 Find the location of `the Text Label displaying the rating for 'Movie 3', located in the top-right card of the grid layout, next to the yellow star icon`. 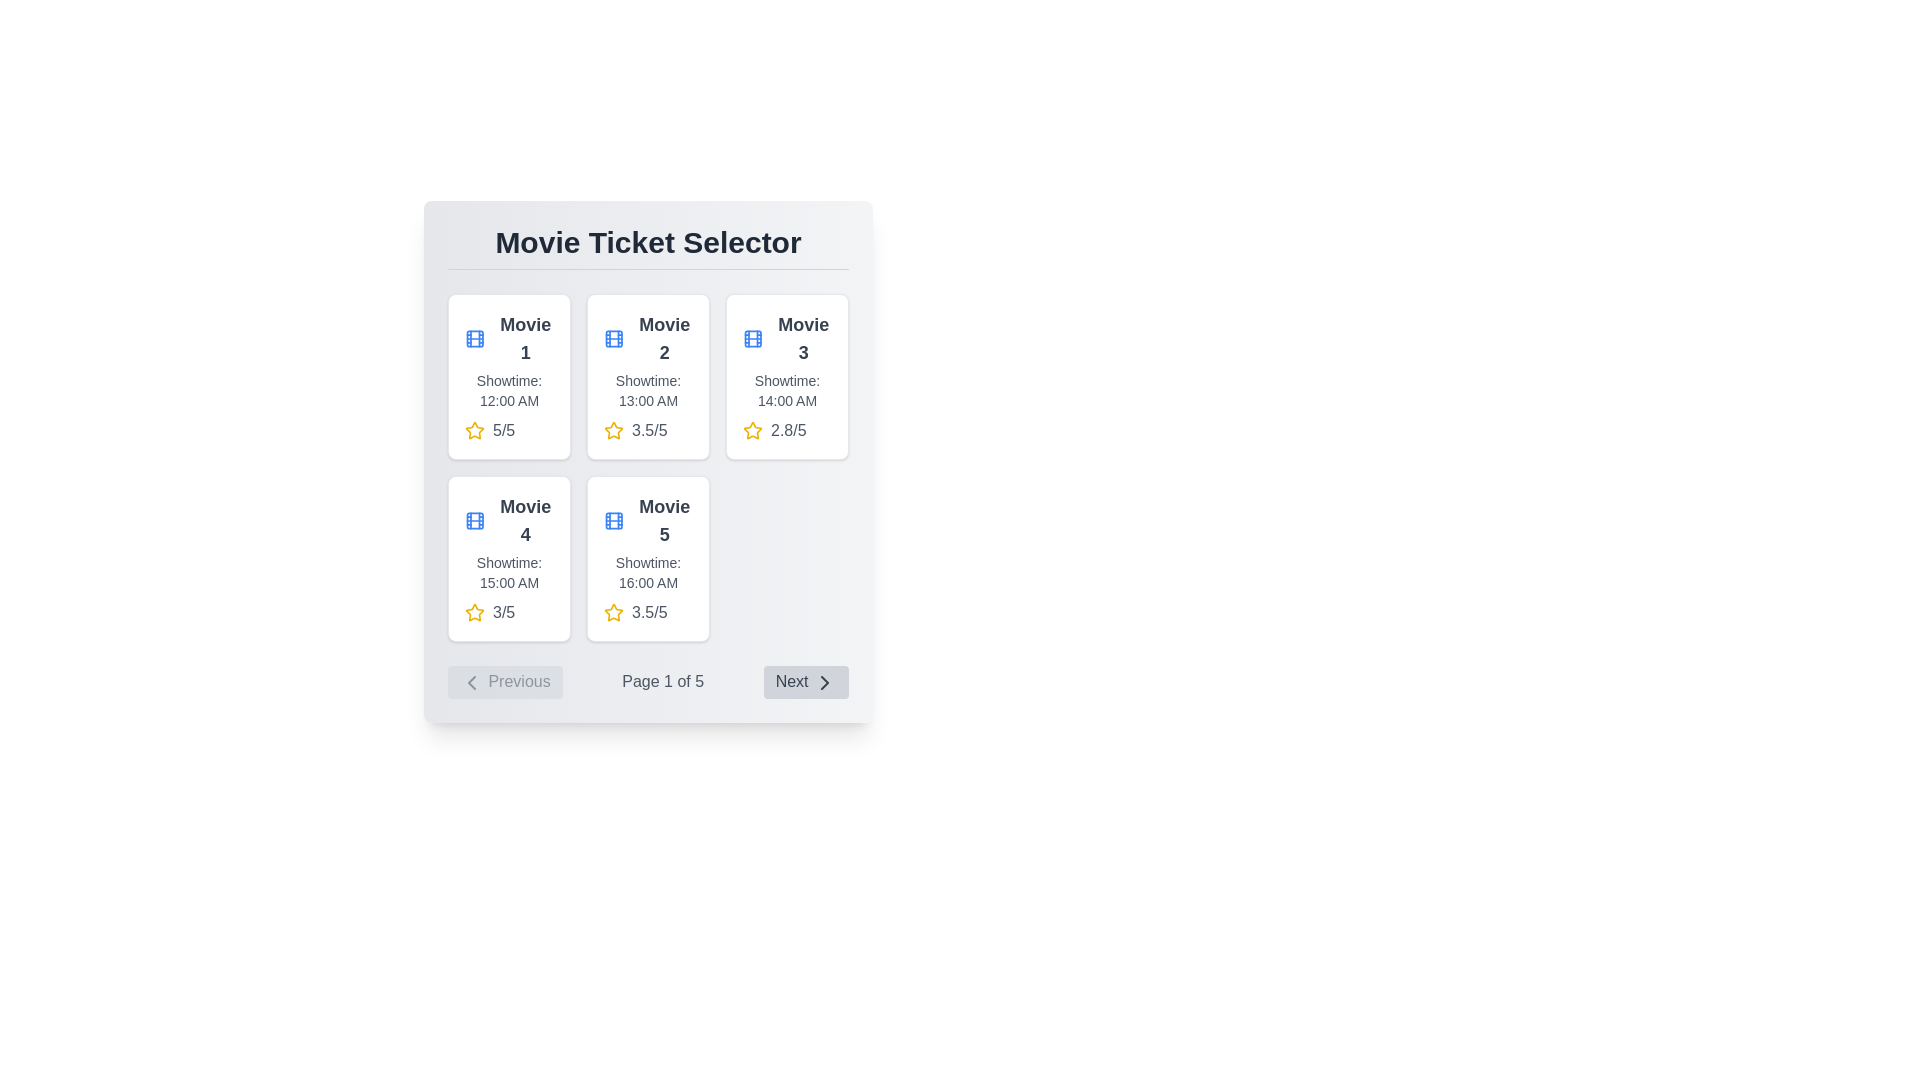

the Text Label displaying the rating for 'Movie 3', located in the top-right card of the grid layout, next to the yellow star icon is located at coordinates (787, 430).